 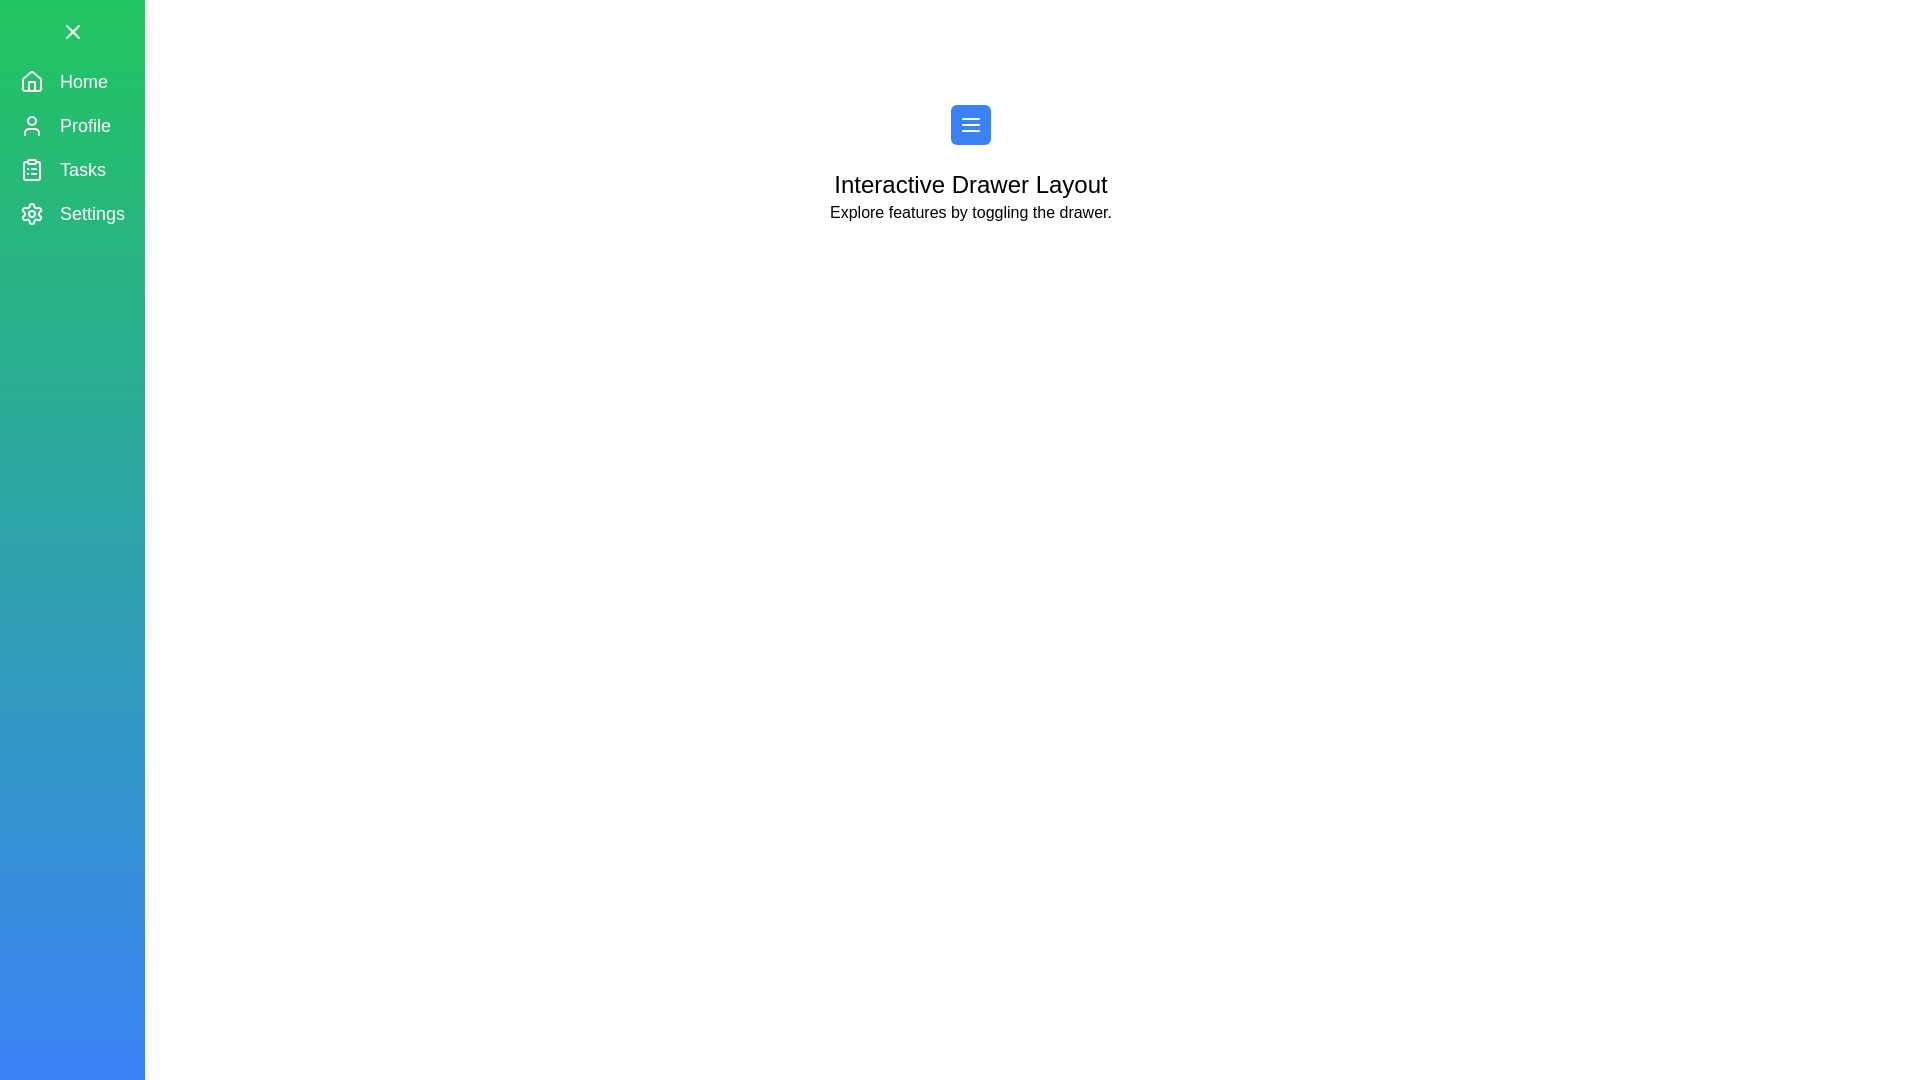 I want to click on the menu item labeled Home, so click(x=72, y=80).